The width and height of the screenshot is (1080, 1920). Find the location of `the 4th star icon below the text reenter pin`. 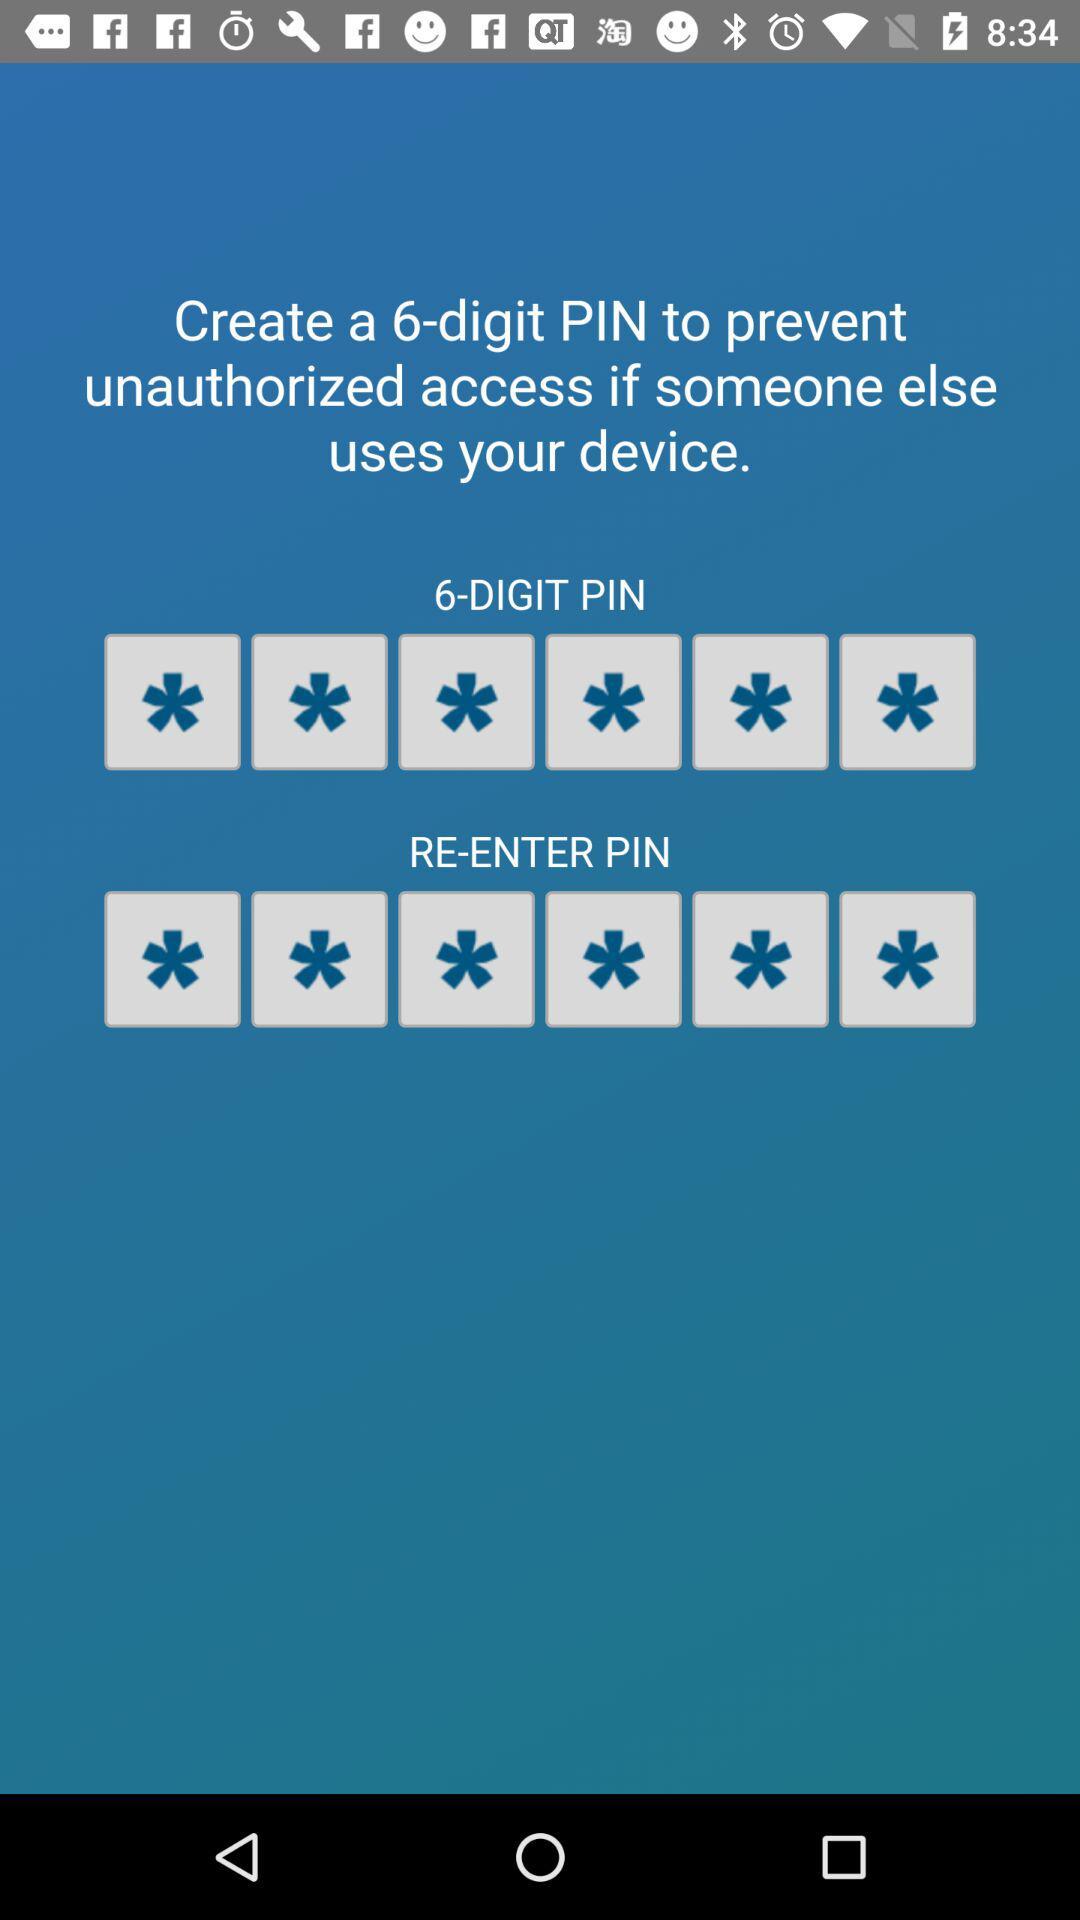

the 4th star icon below the text reenter pin is located at coordinates (612, 958).